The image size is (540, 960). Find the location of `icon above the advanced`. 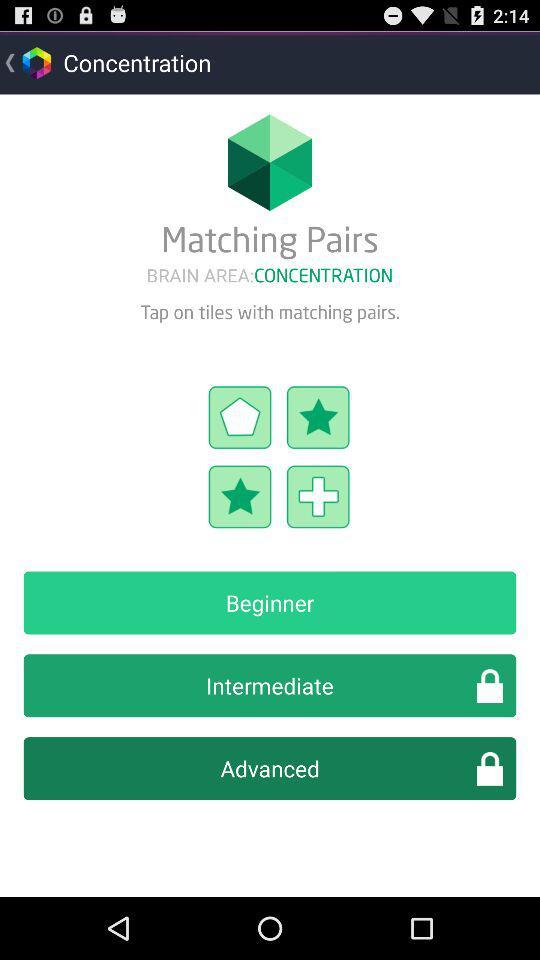

icon above the advanced is located at coordinates (270, 685).